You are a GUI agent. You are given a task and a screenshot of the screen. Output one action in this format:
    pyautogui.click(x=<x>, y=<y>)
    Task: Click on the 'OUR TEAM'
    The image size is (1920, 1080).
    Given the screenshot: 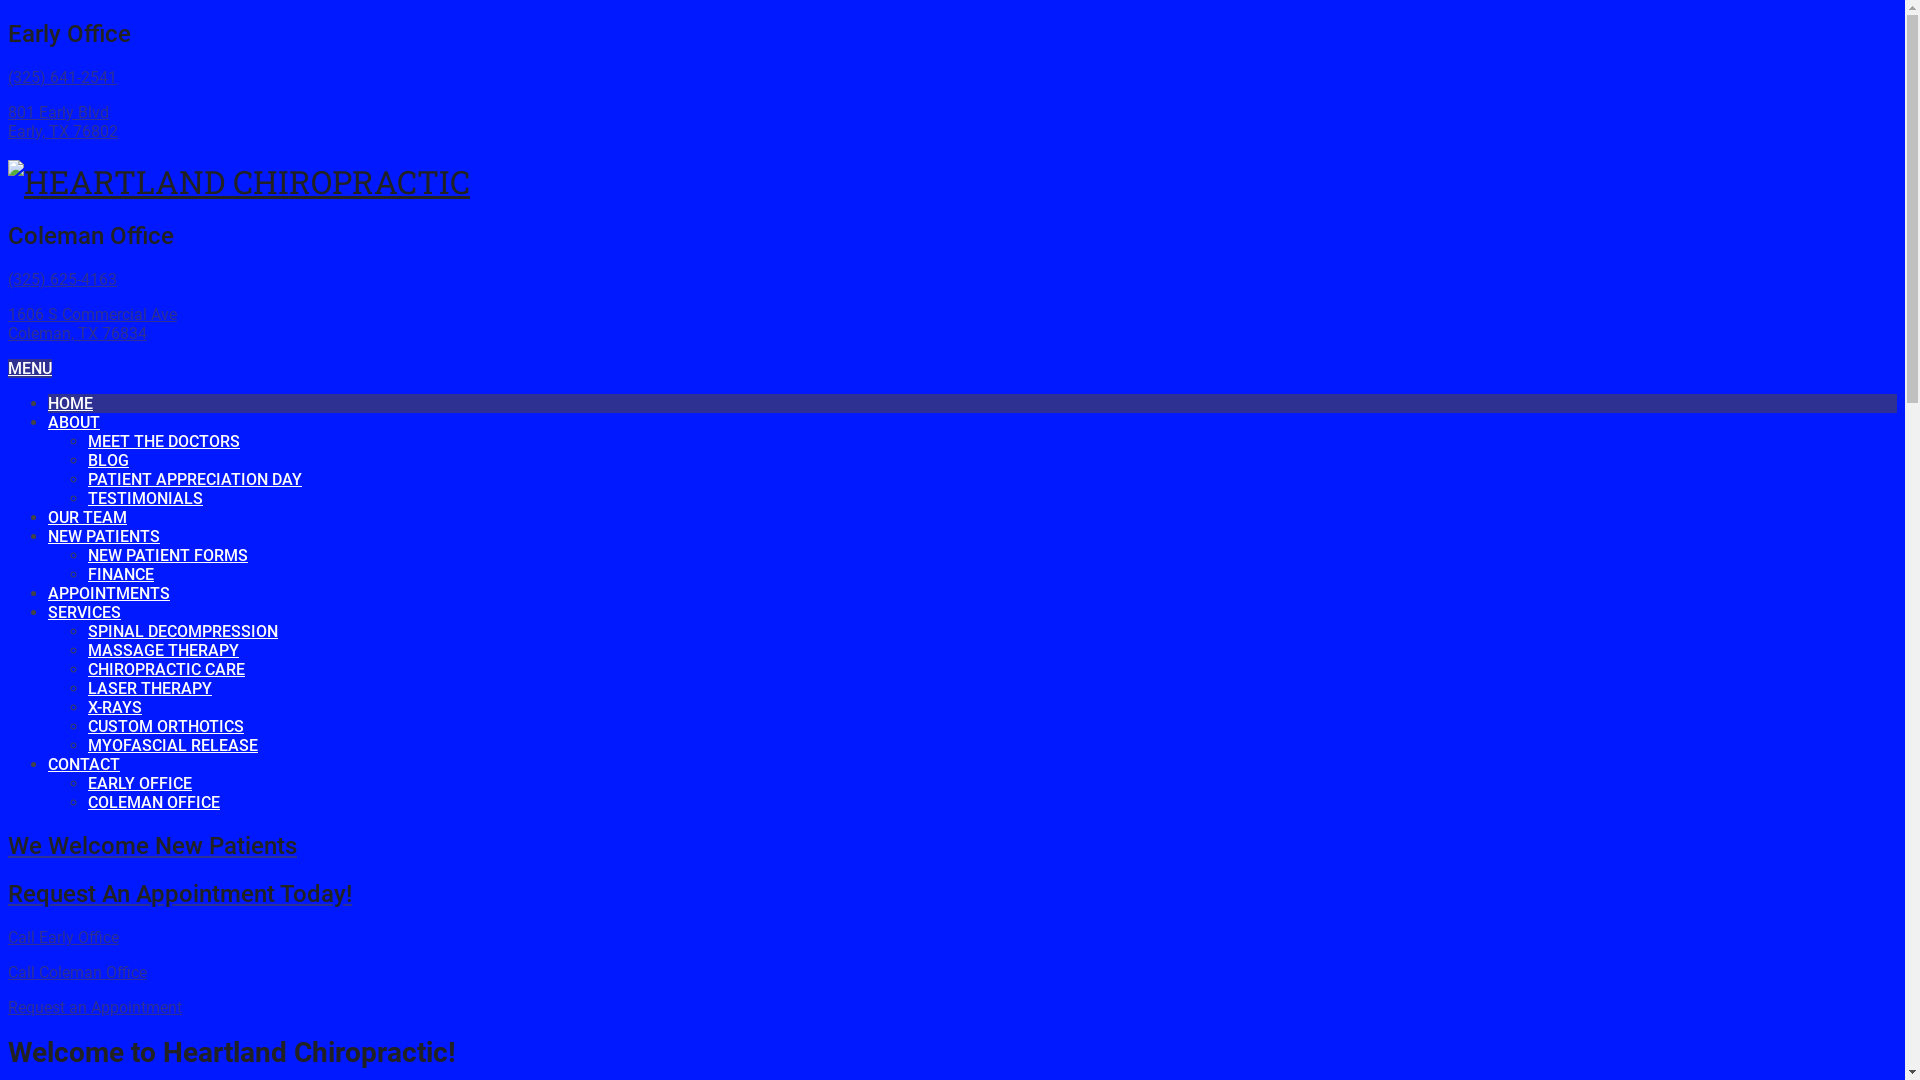 What is the action you would take?
    pyautogui.click(x=86, y=516)
    